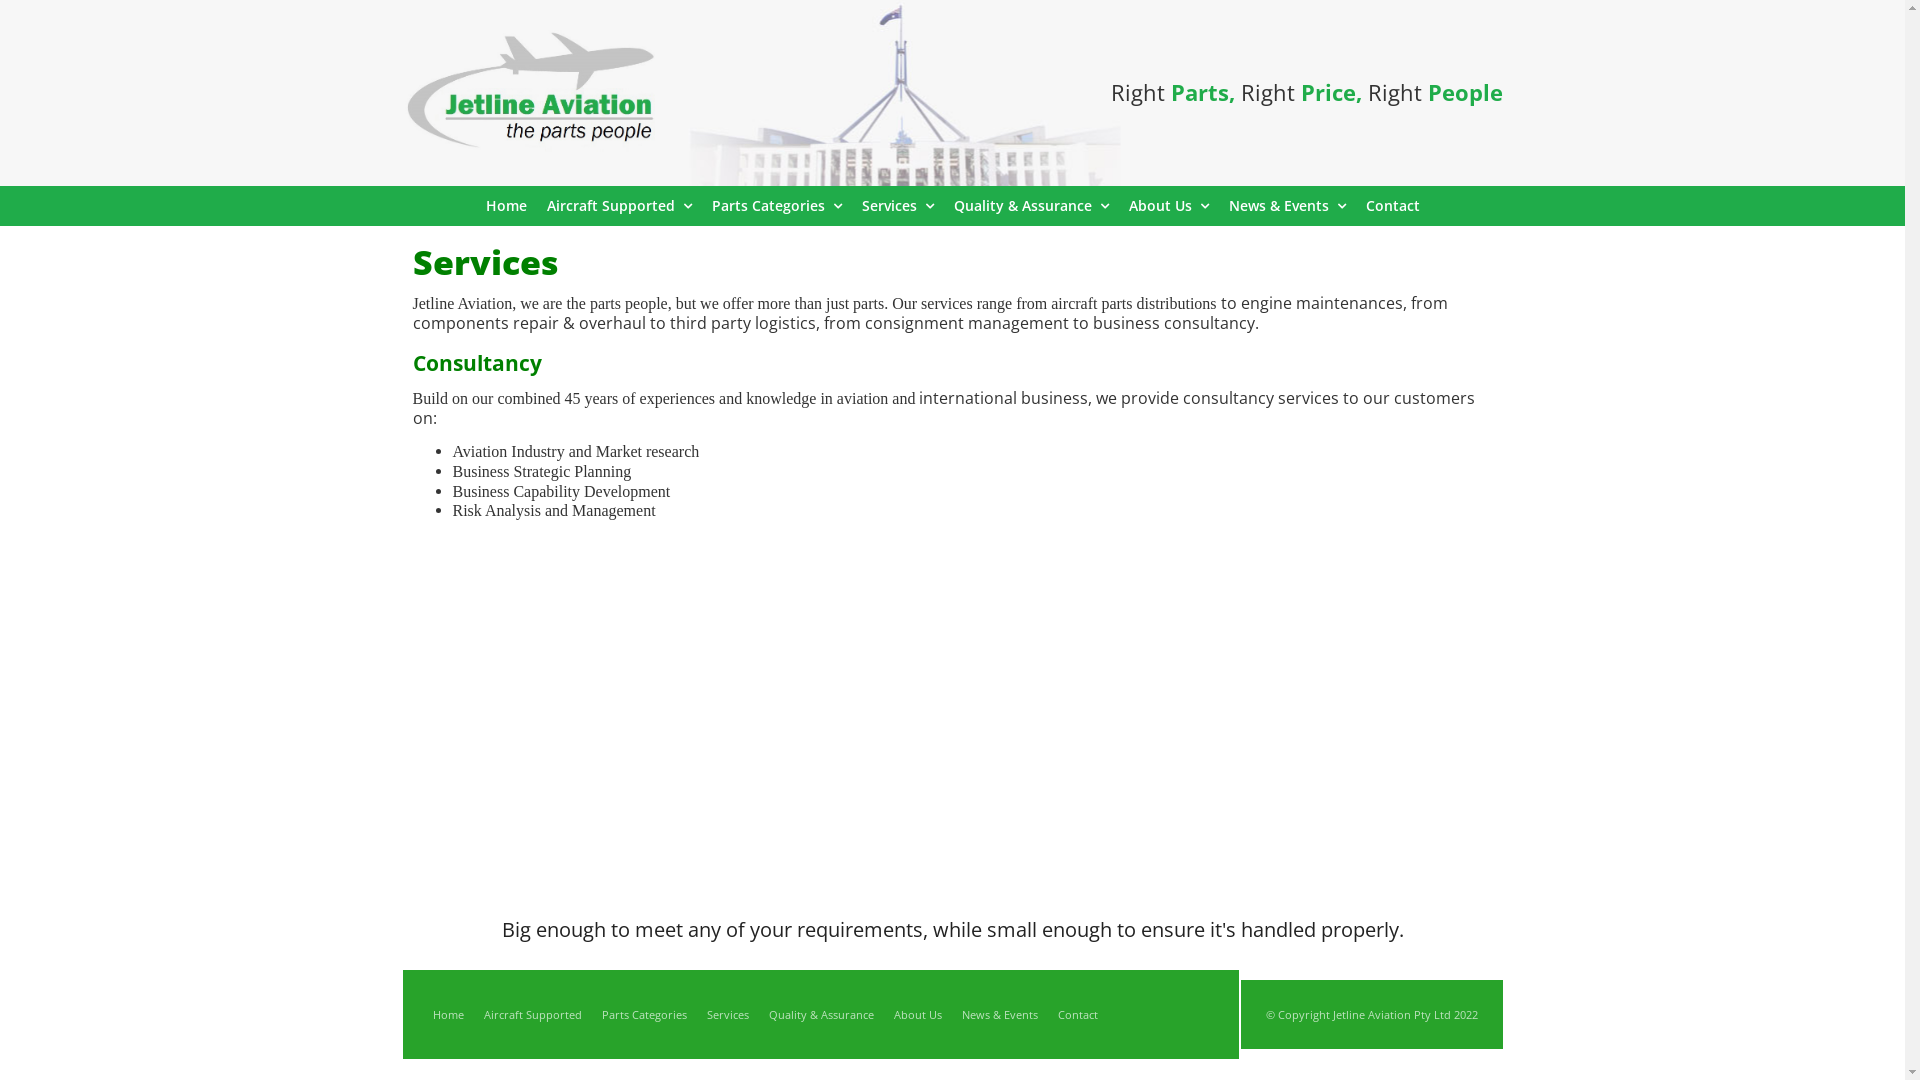 This screenshot has height=1080, width=1920. What do you see at coordinates (1286, 205) in the screenshot?
I see `'News & Events'` at bounding box center [1286, 205].